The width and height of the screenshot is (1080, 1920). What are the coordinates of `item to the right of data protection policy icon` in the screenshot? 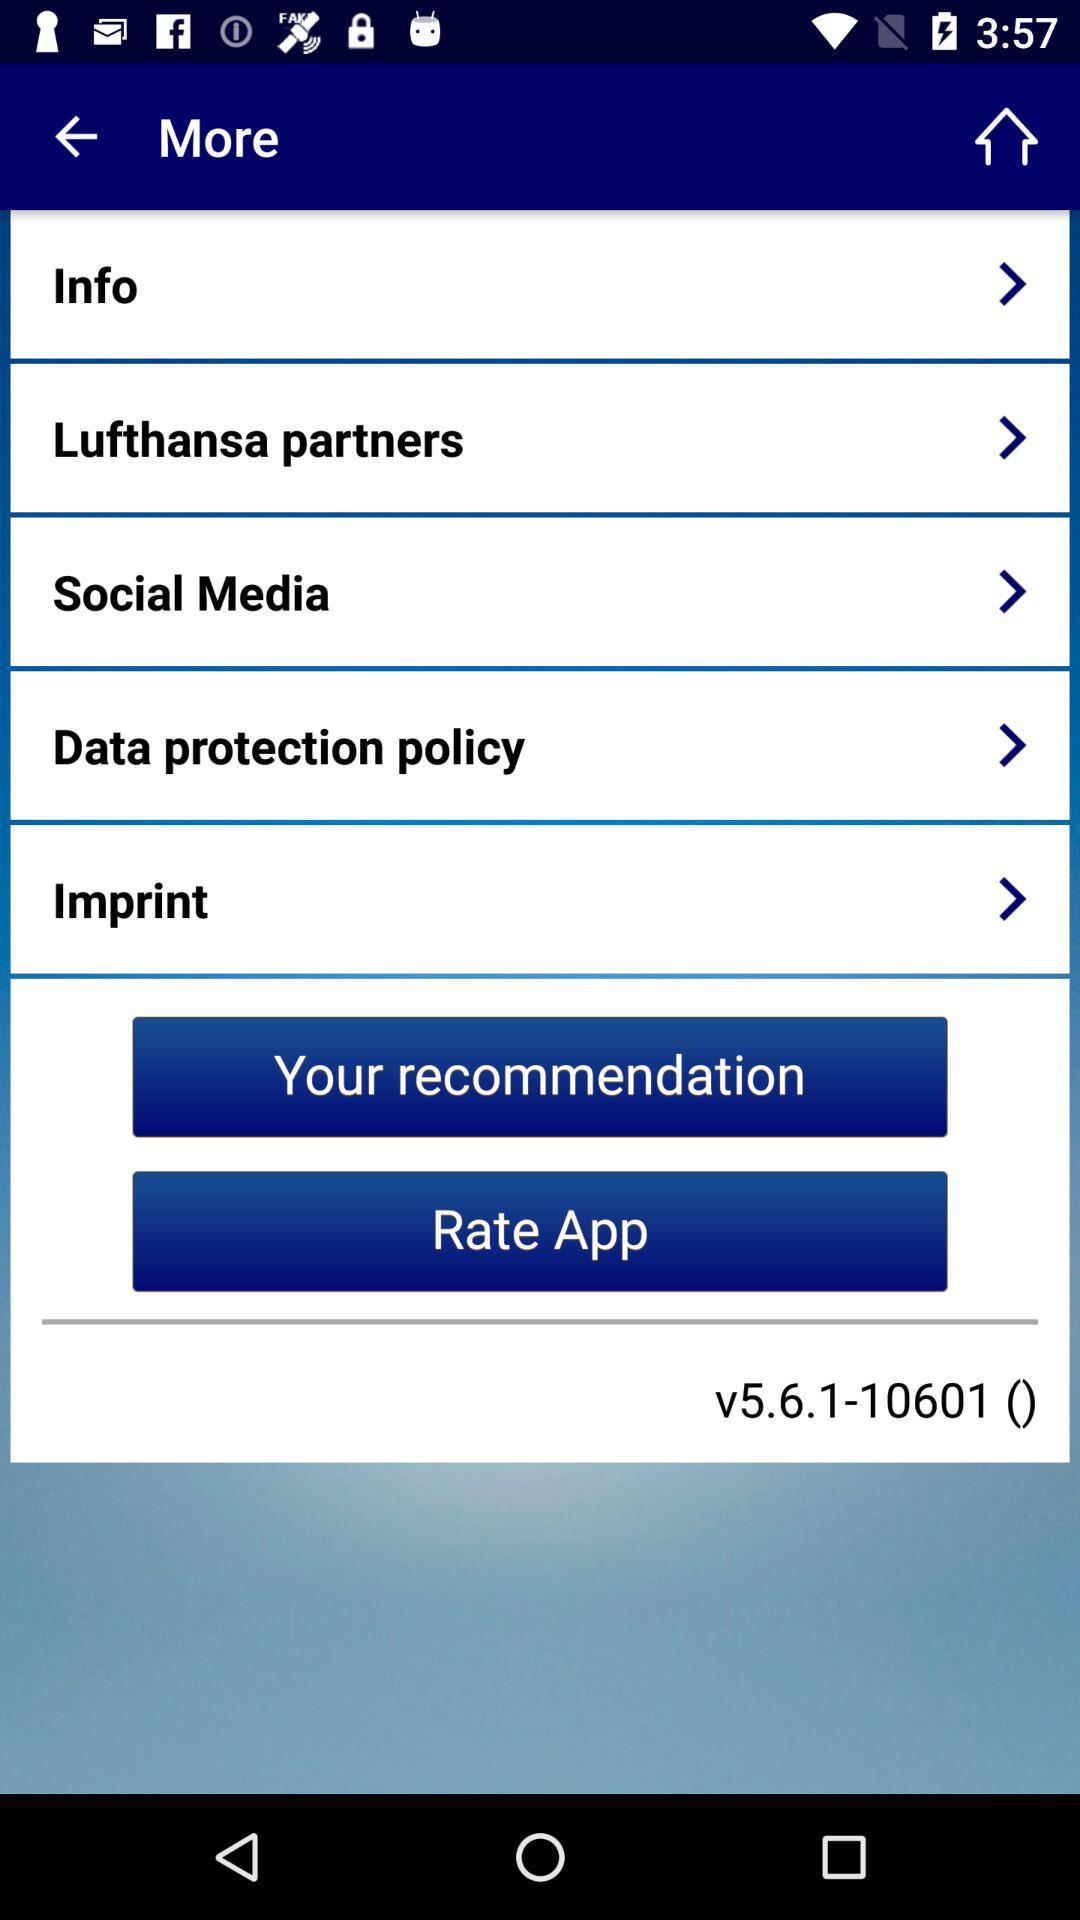 It's located at (1012, 744).